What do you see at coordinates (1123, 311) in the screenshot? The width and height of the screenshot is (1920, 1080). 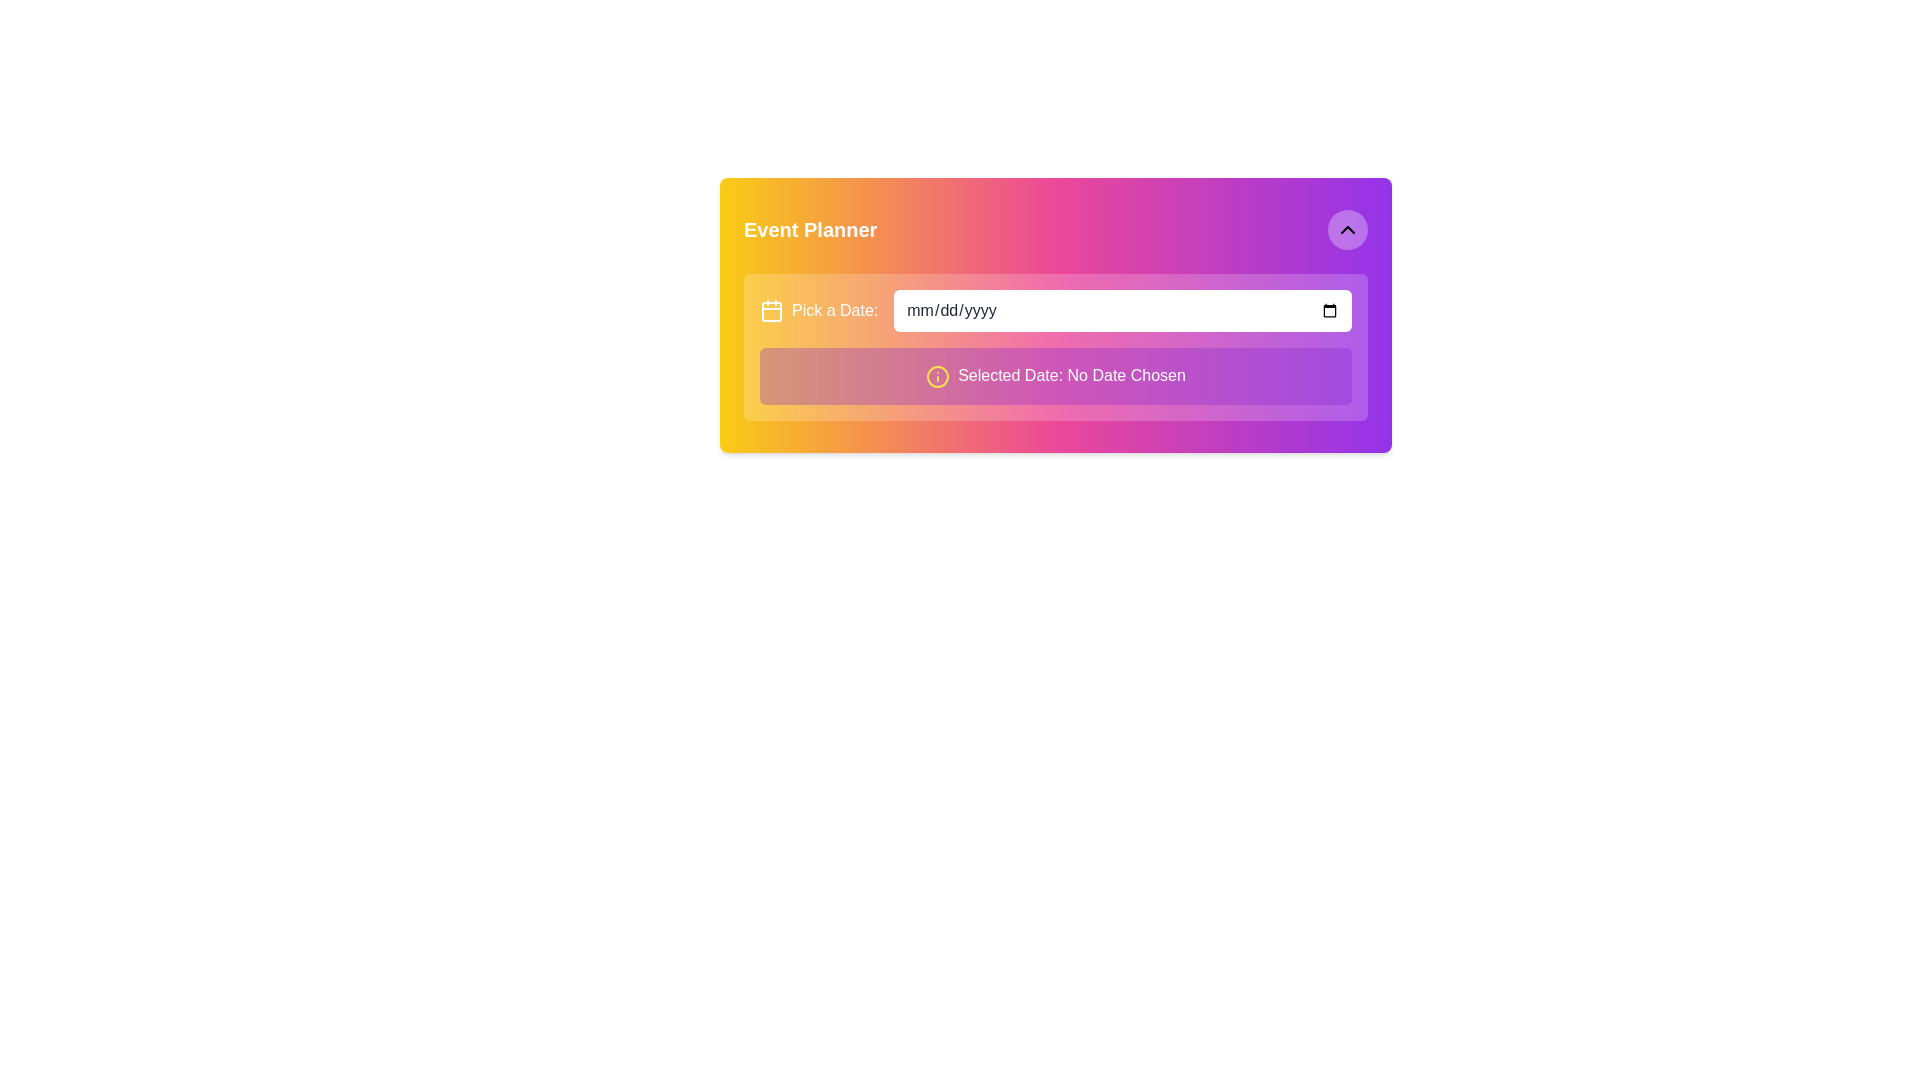 I see `the Date Input Field labeled 'Pick a Date:'` at bounding box center [1123, 311].